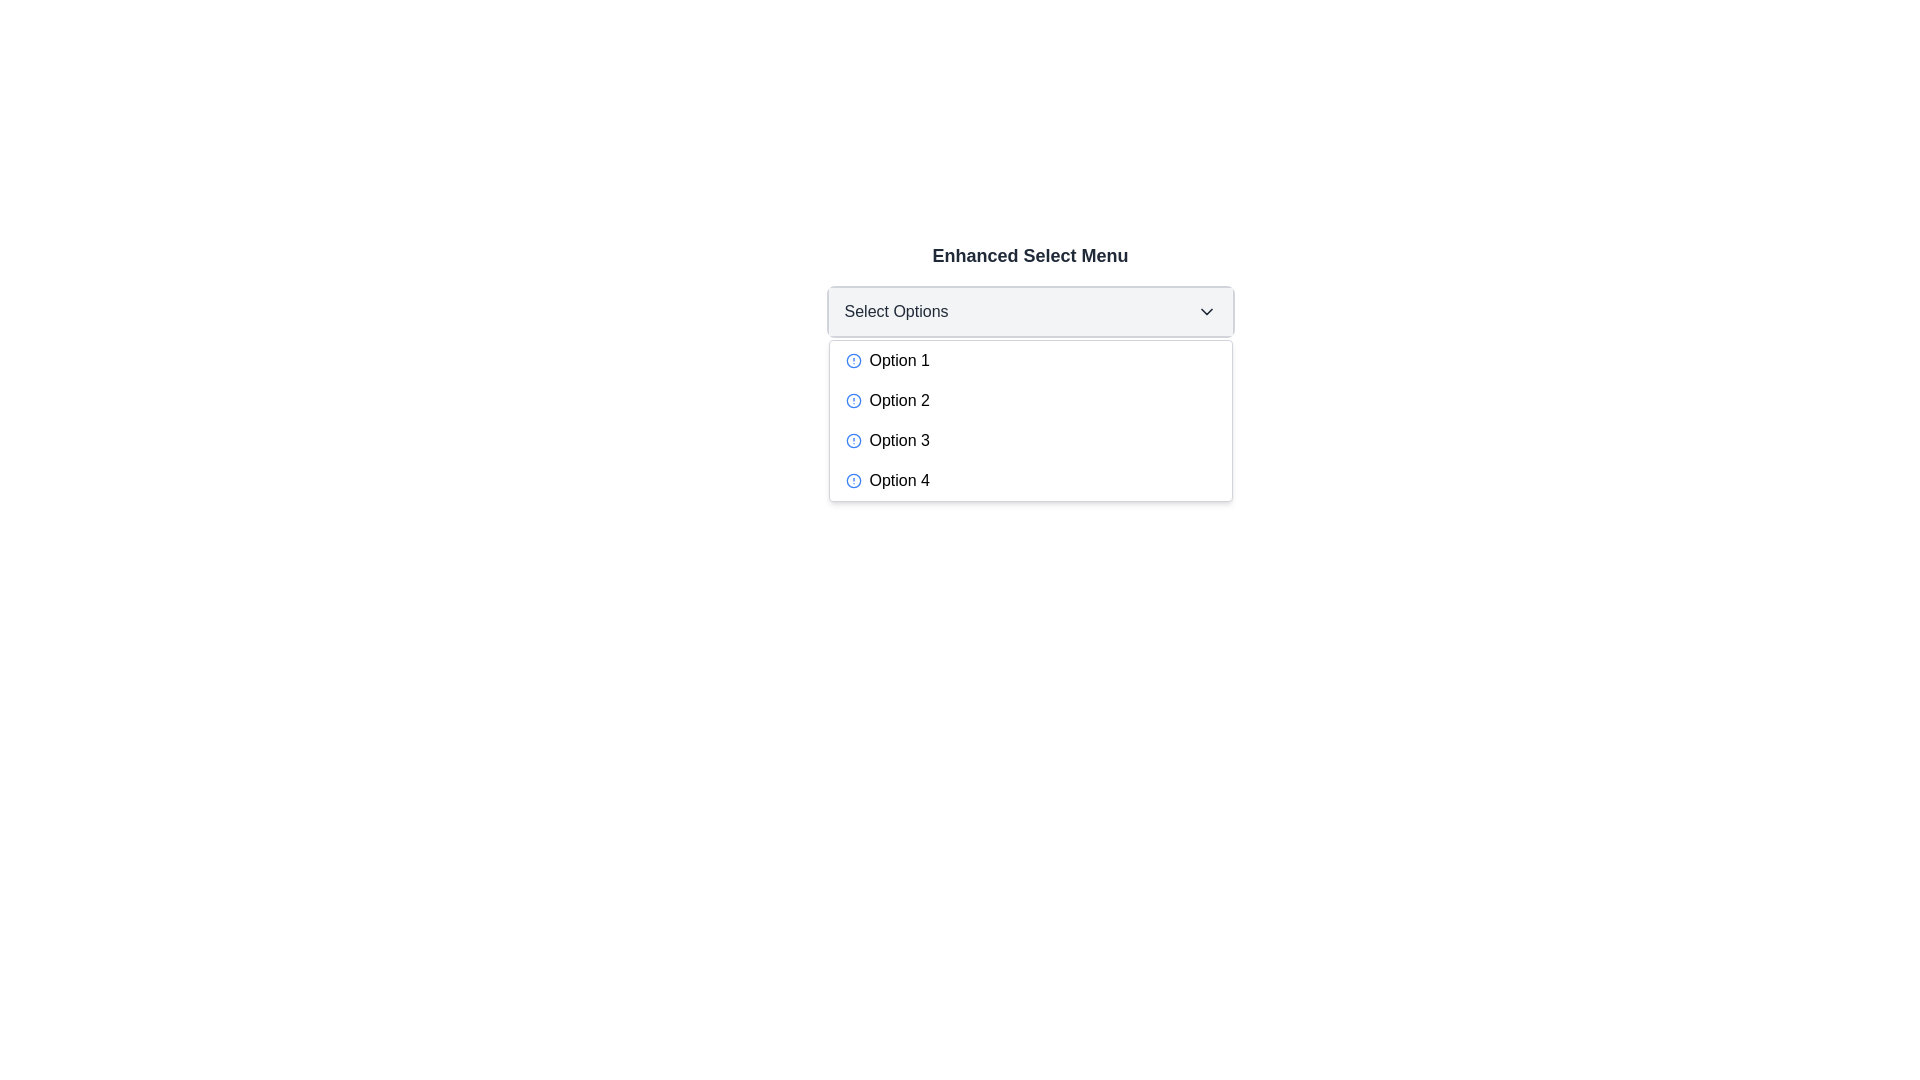 The width and height of the screenshot is (1920, 1080). What do you see at coordinates (853, 401) in the screenshot?
I see `the state of the circular icon with a hollow blue outline and a small blue dot inside, which is part of the second option in the list, just before 'Option 2'` at bounding box center [853, 401].